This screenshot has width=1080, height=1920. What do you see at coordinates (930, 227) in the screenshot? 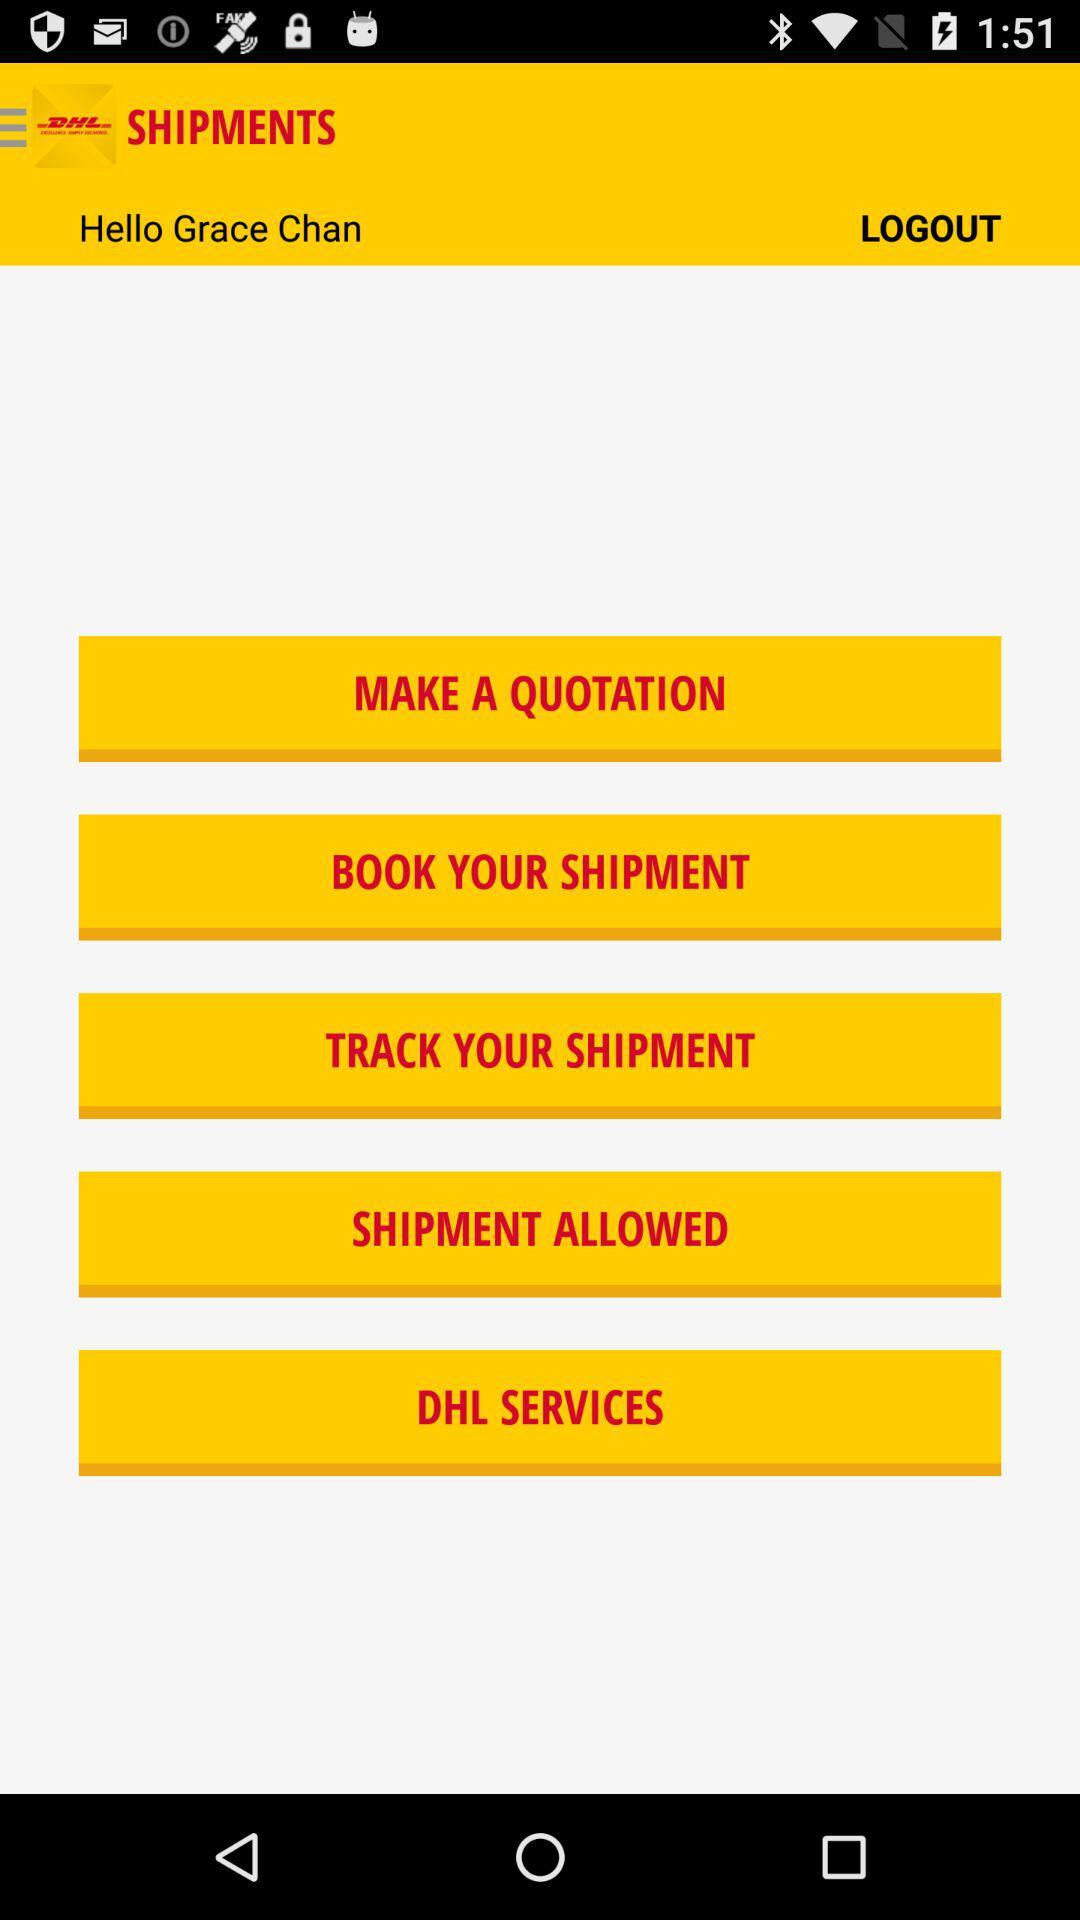
I see `the app to the right of the hello grace chan app` at bounding box center [930, 227].